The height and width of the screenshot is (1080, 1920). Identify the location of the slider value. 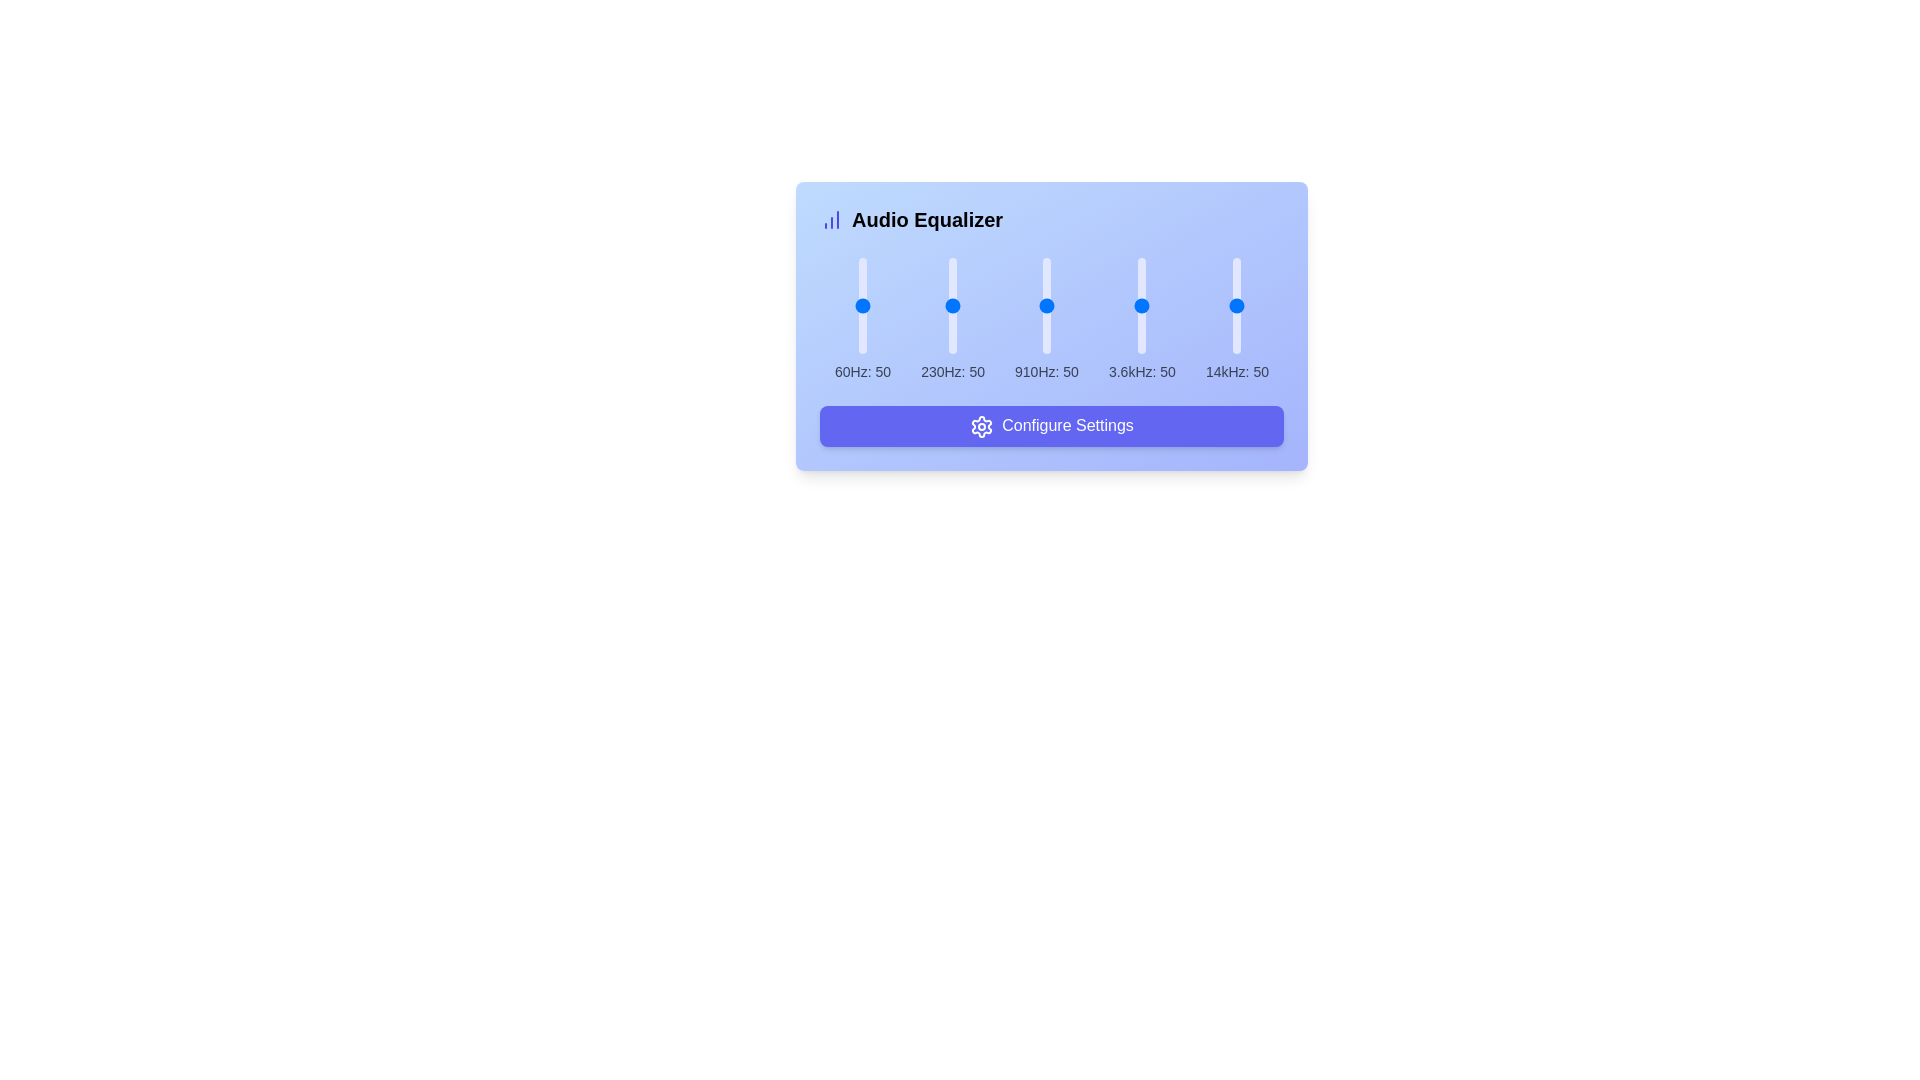
(1236, 337).